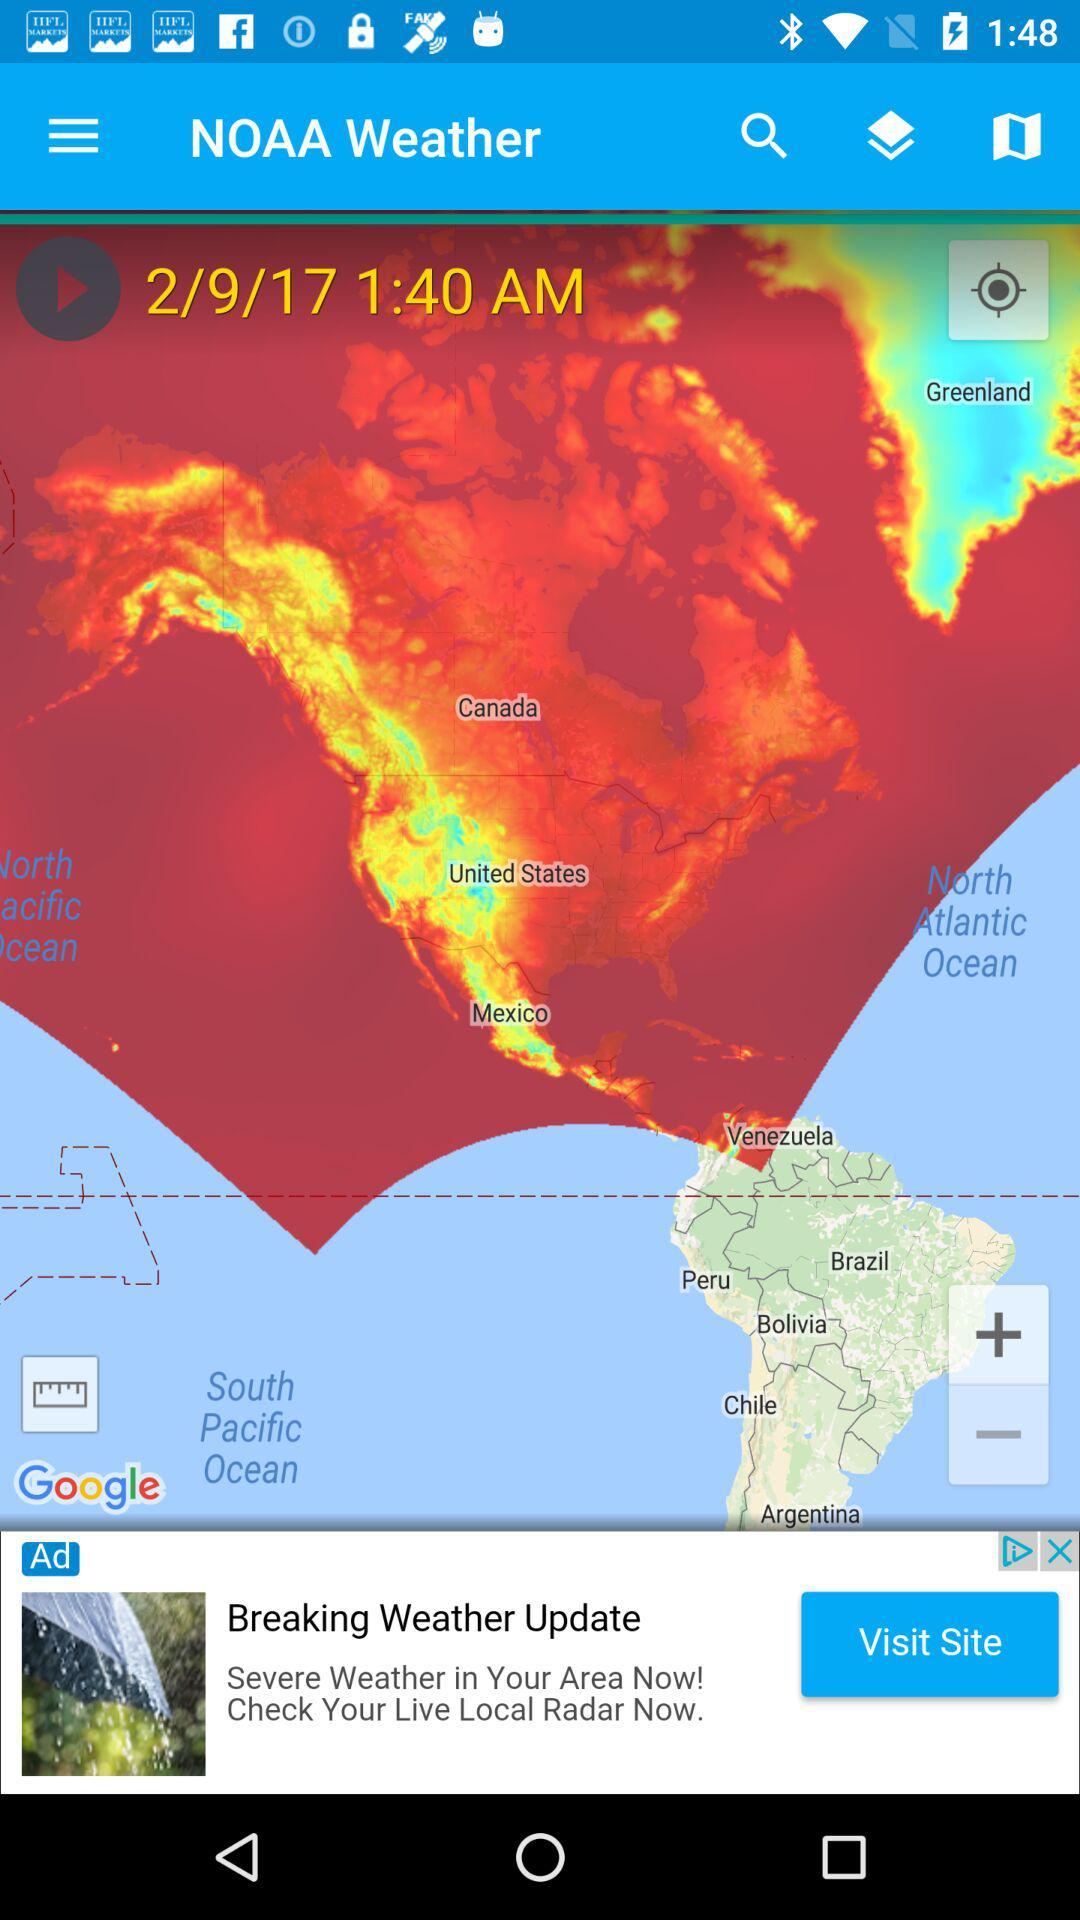 Image resolution: width=1080 pixels, height=1920 pixels. I want to click on scale, so click(59, 1393).